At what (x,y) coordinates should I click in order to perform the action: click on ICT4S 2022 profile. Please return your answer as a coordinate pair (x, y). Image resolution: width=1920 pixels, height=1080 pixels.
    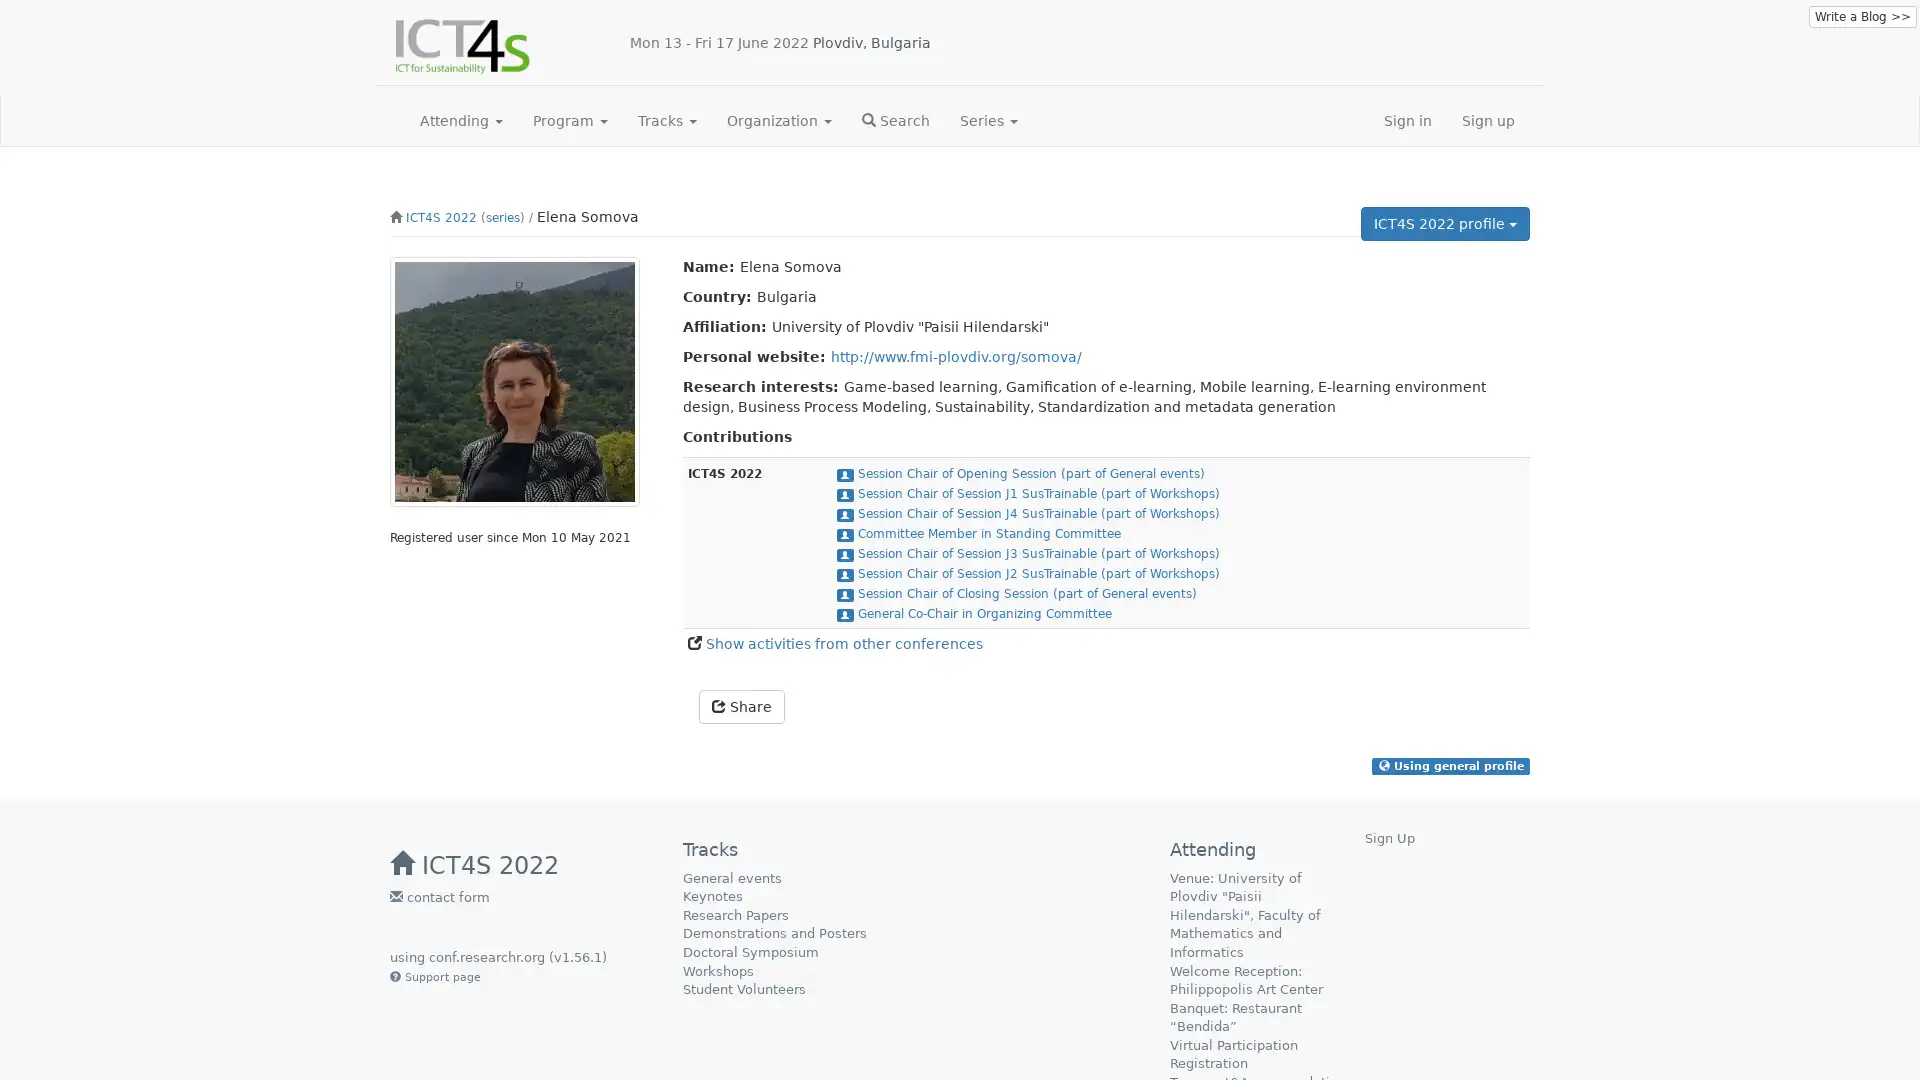
    Looking at the image, I should click on (1445, 223).